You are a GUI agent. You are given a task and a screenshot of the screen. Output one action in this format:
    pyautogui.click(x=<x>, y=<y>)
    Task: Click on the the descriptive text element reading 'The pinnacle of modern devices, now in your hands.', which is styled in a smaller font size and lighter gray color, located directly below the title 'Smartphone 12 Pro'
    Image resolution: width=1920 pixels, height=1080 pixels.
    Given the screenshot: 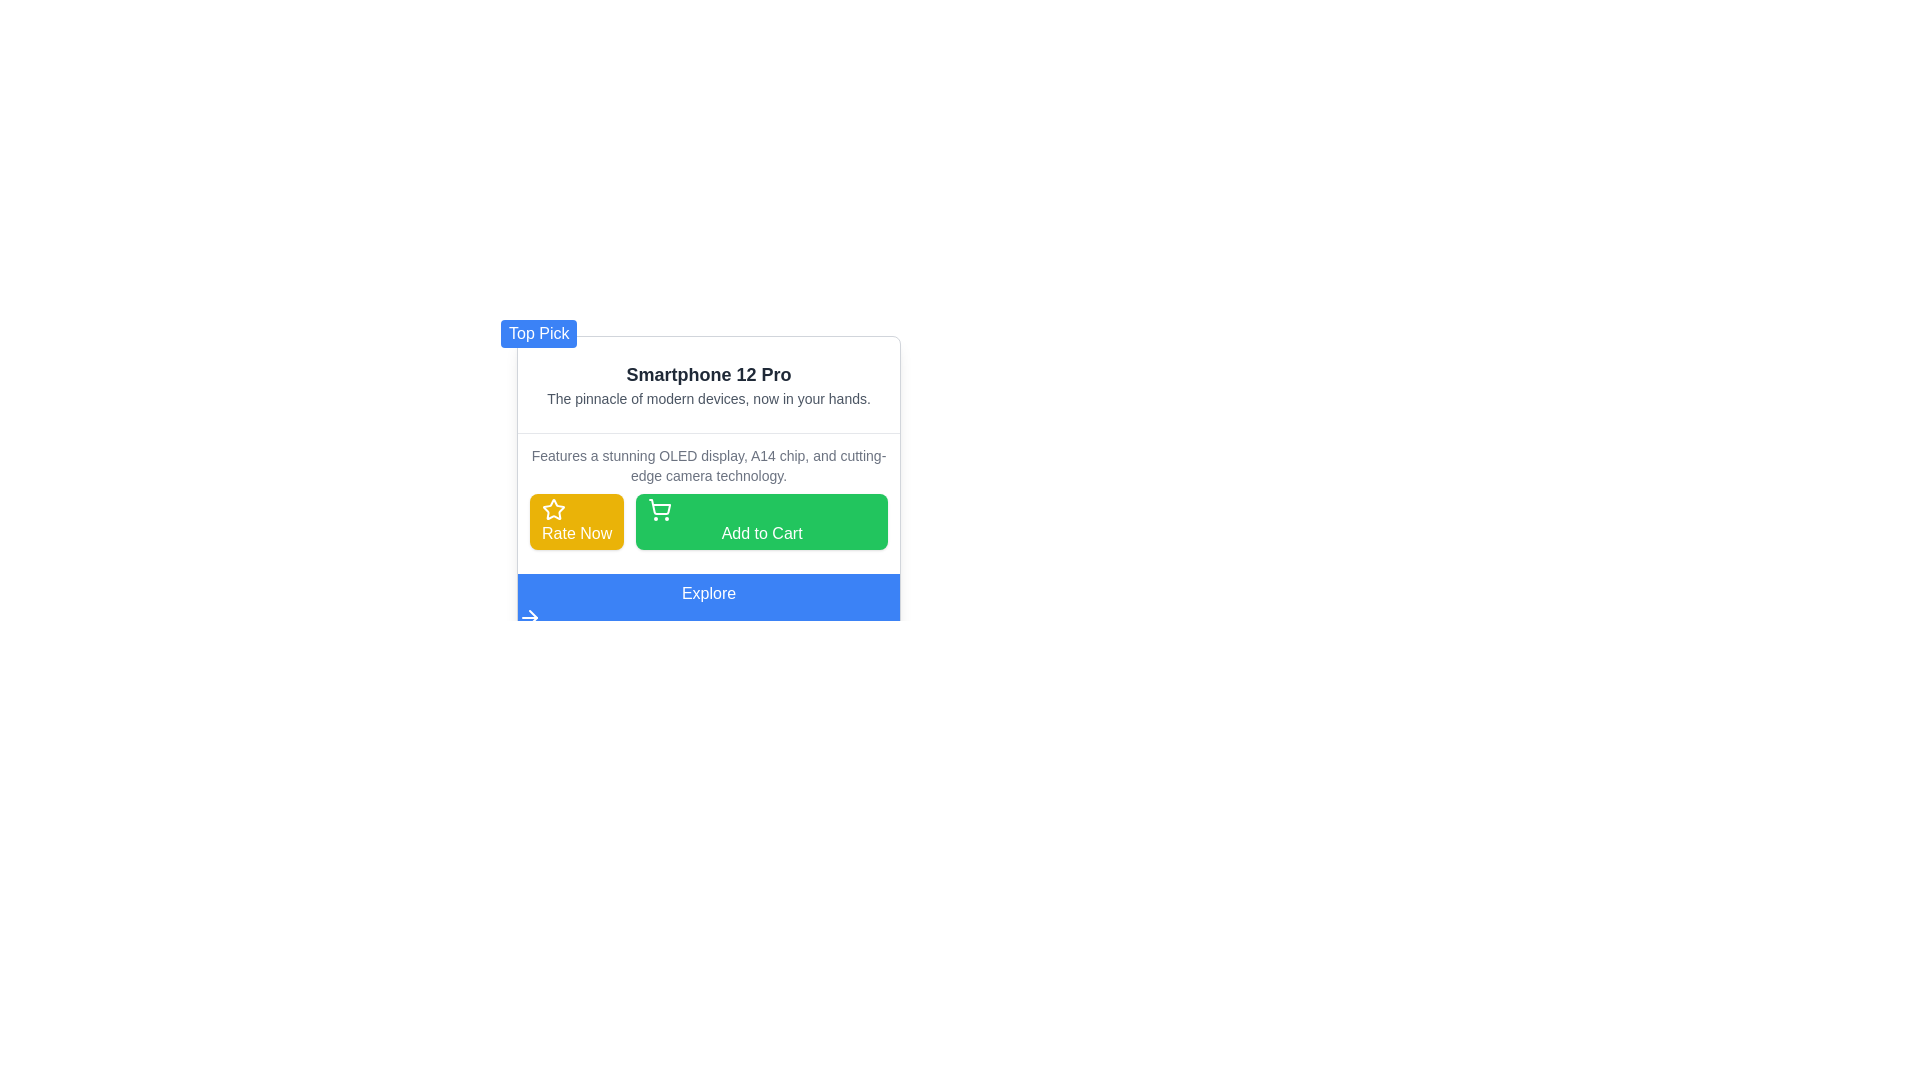 What is the action you would take?
    pyautogui.click(x=709, y=398)
    